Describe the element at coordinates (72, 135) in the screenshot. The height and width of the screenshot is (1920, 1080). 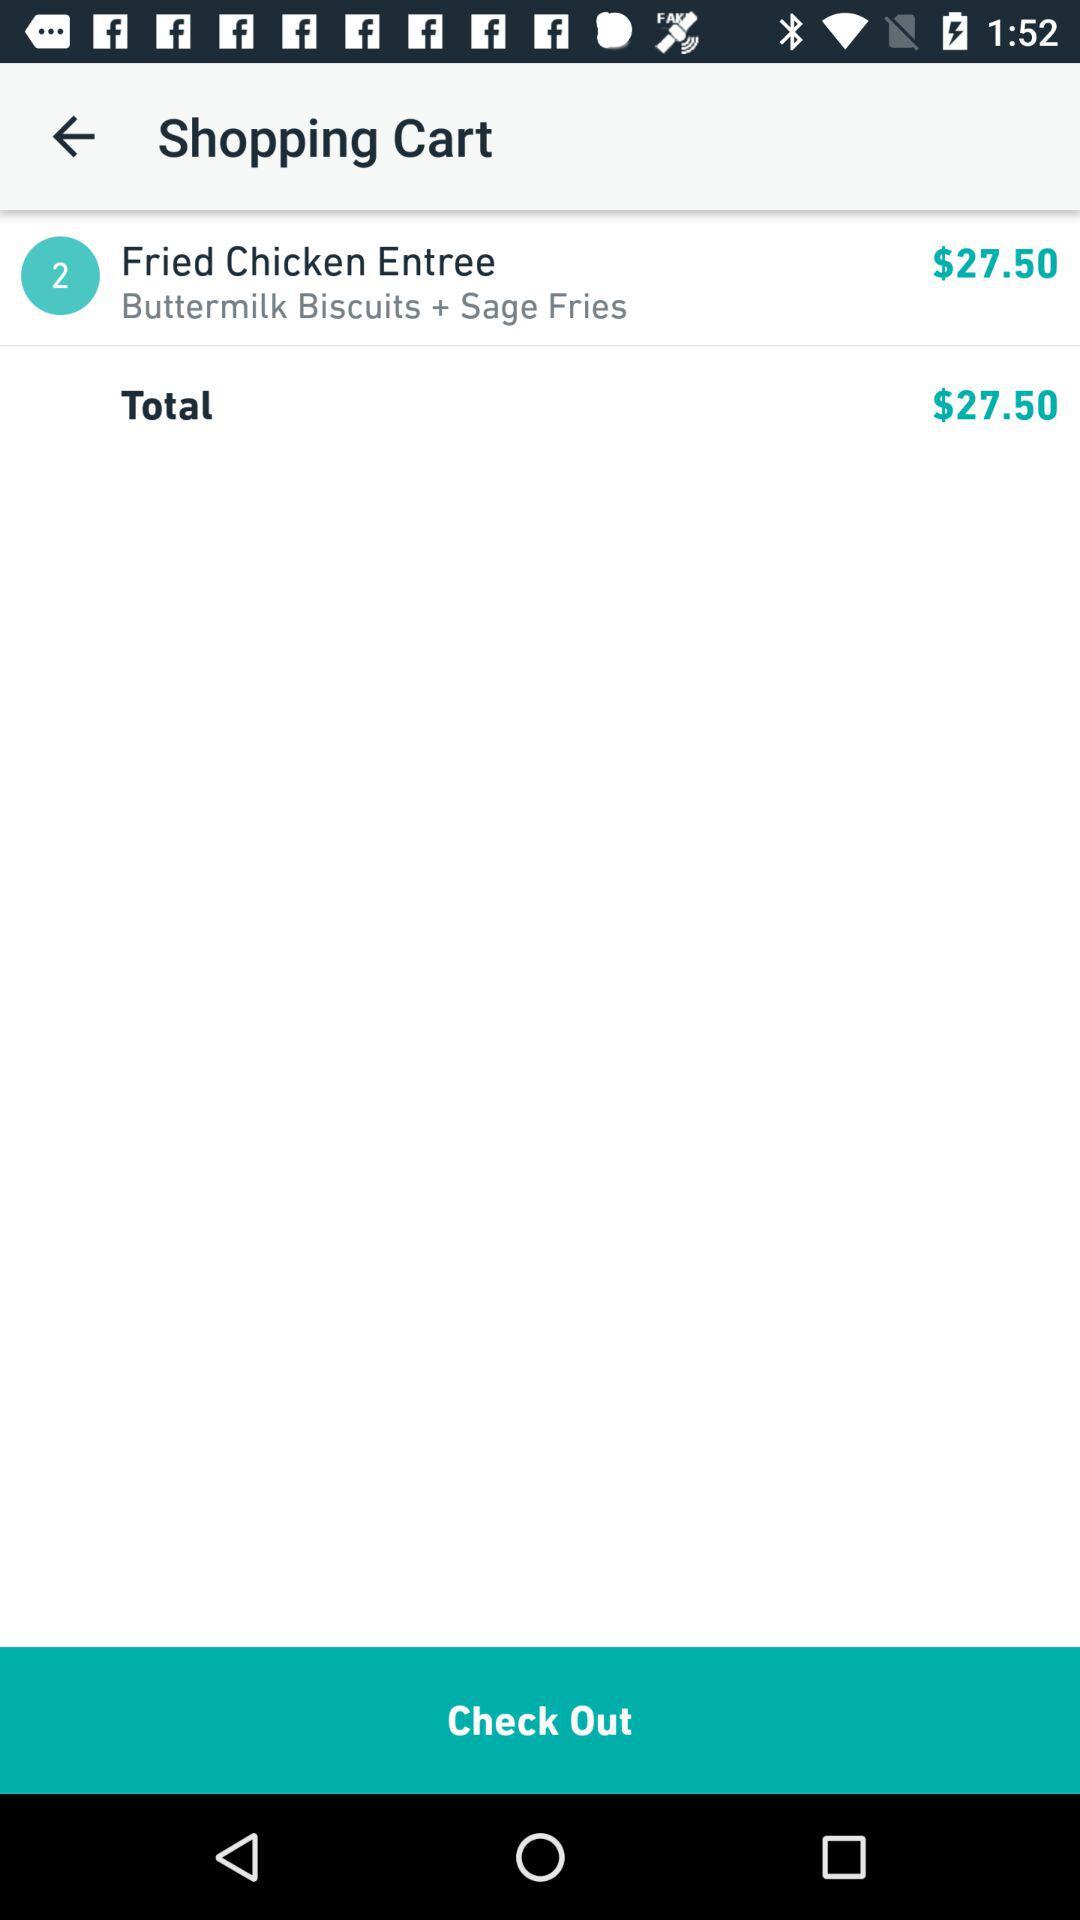
I see `the app next to shopping cart item` at that location.